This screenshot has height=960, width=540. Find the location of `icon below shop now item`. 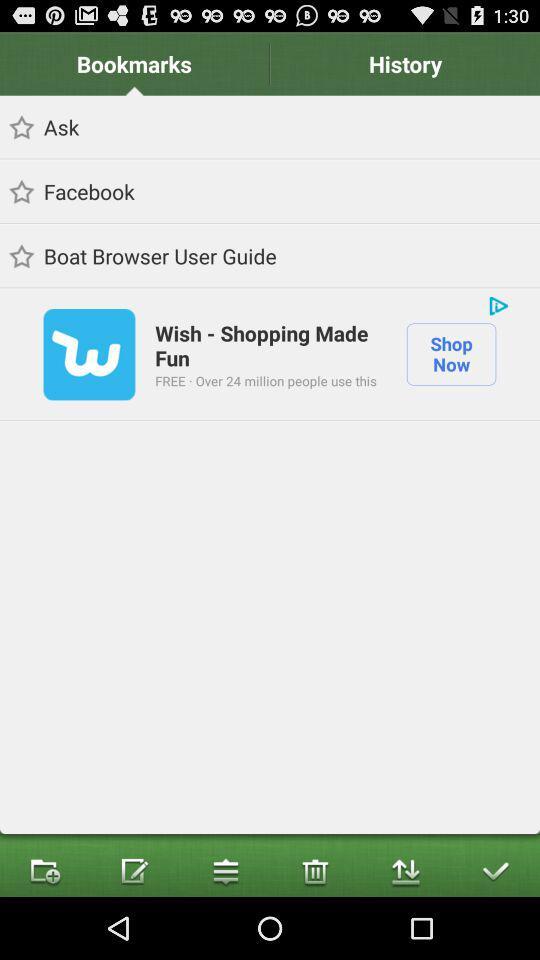

icon below shop now item is located at coordinates (494, 869).